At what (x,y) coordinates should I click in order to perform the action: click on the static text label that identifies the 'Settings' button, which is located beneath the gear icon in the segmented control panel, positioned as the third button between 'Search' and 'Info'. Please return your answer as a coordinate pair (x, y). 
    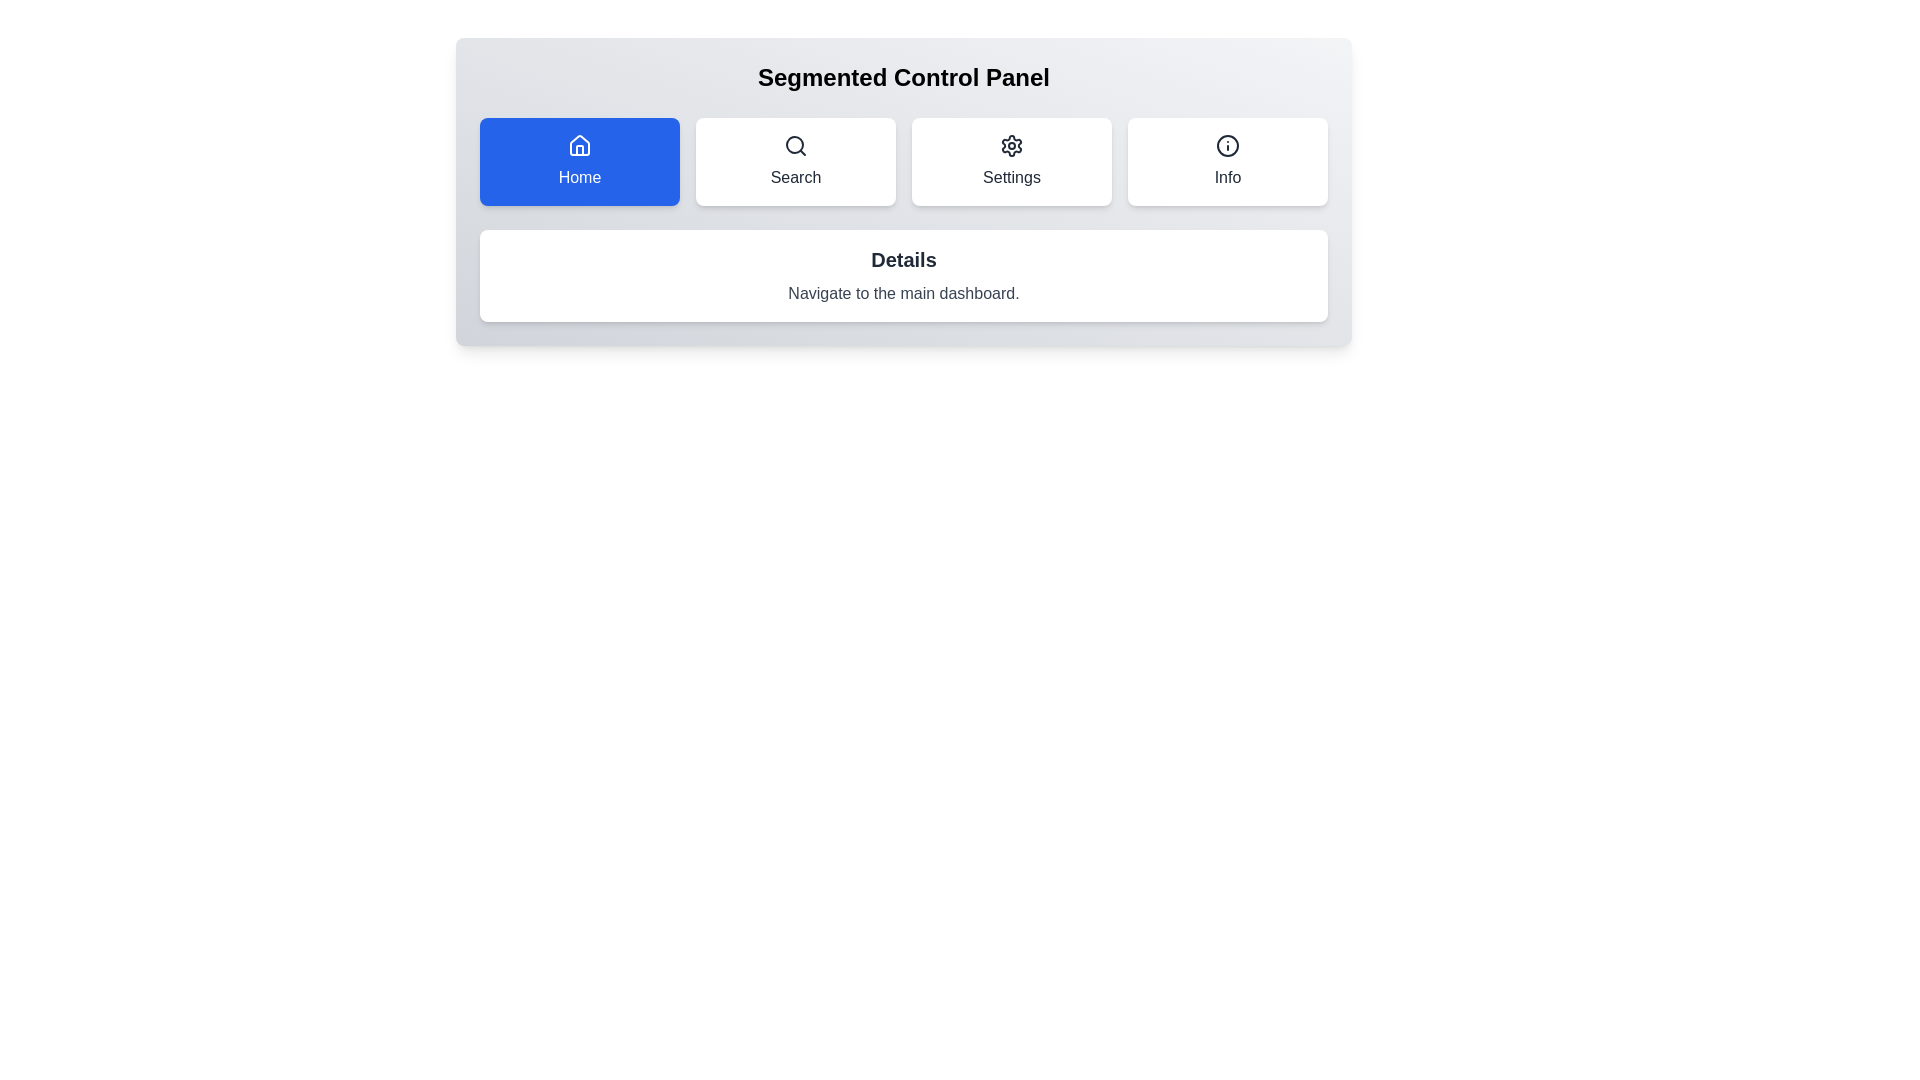
    Looking at the image, I should click on (1012, 176).